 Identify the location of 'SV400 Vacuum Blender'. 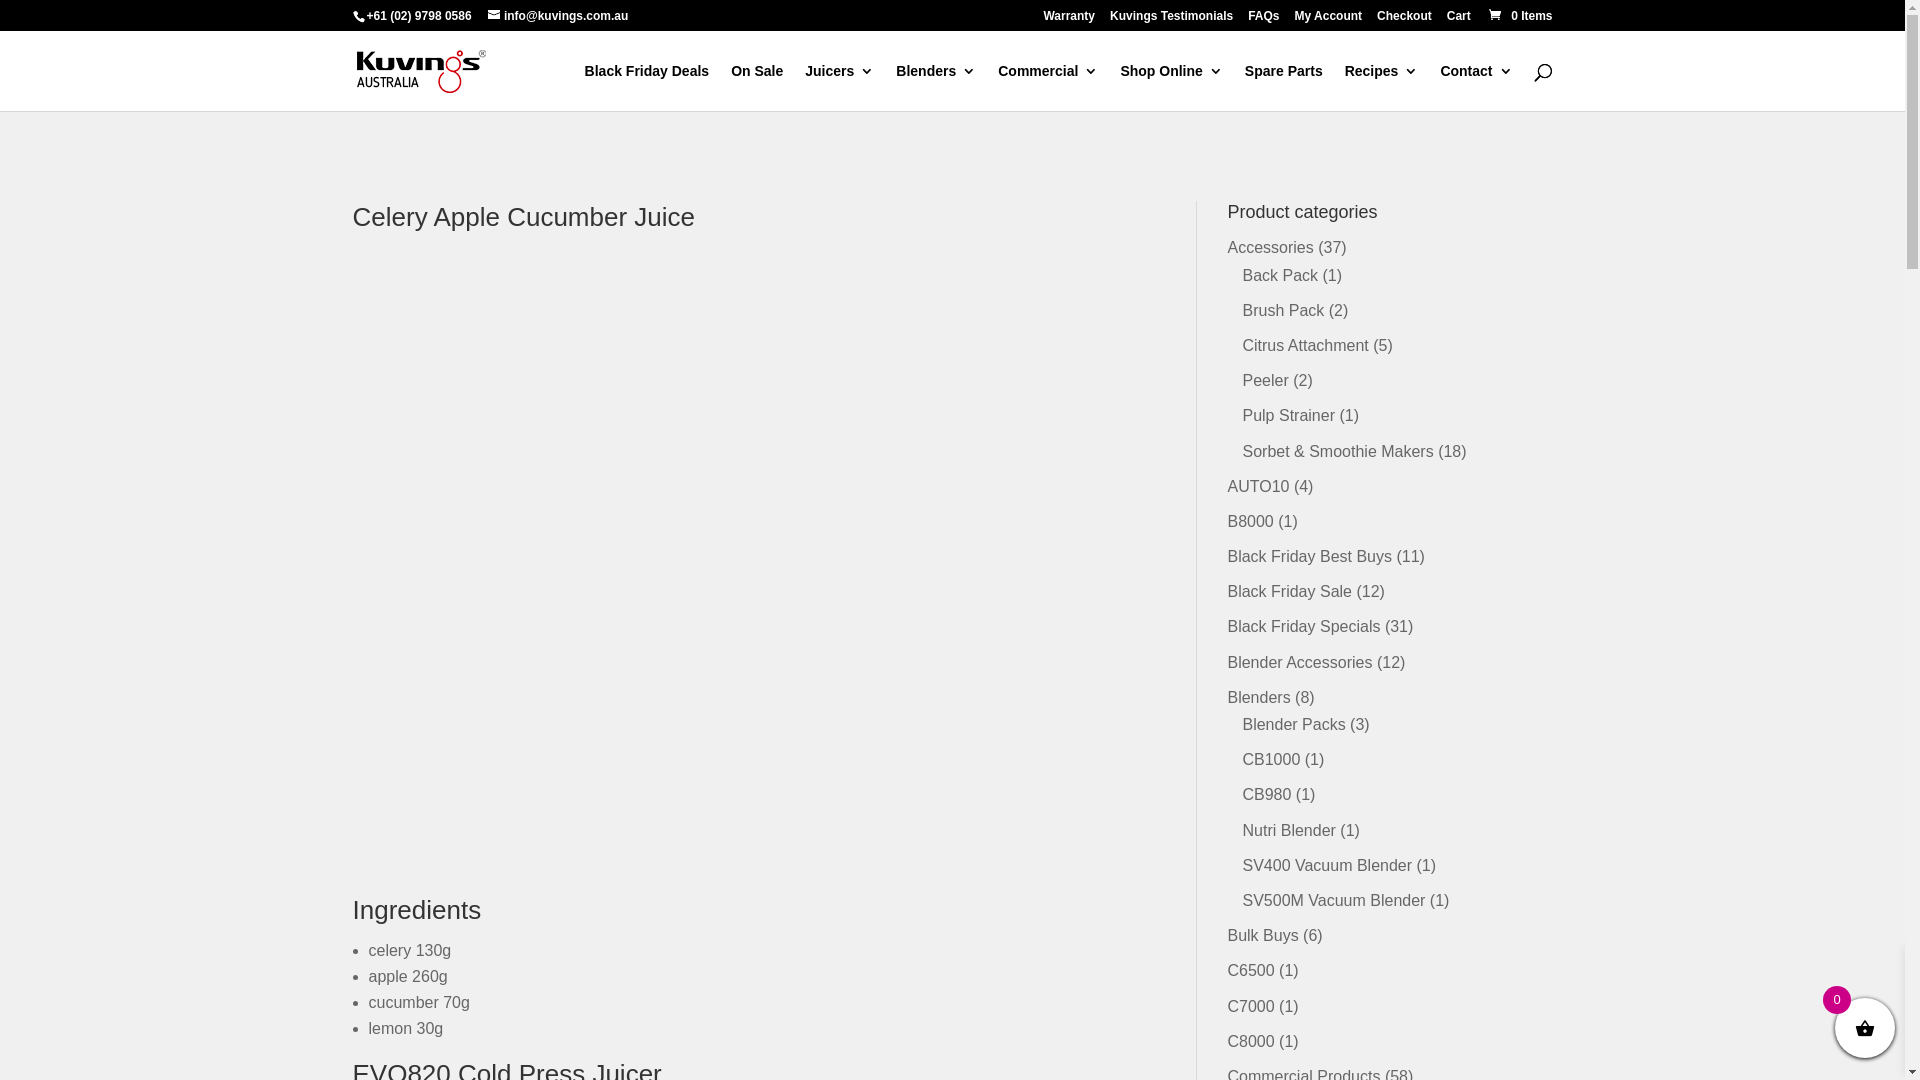
(1326, 864).